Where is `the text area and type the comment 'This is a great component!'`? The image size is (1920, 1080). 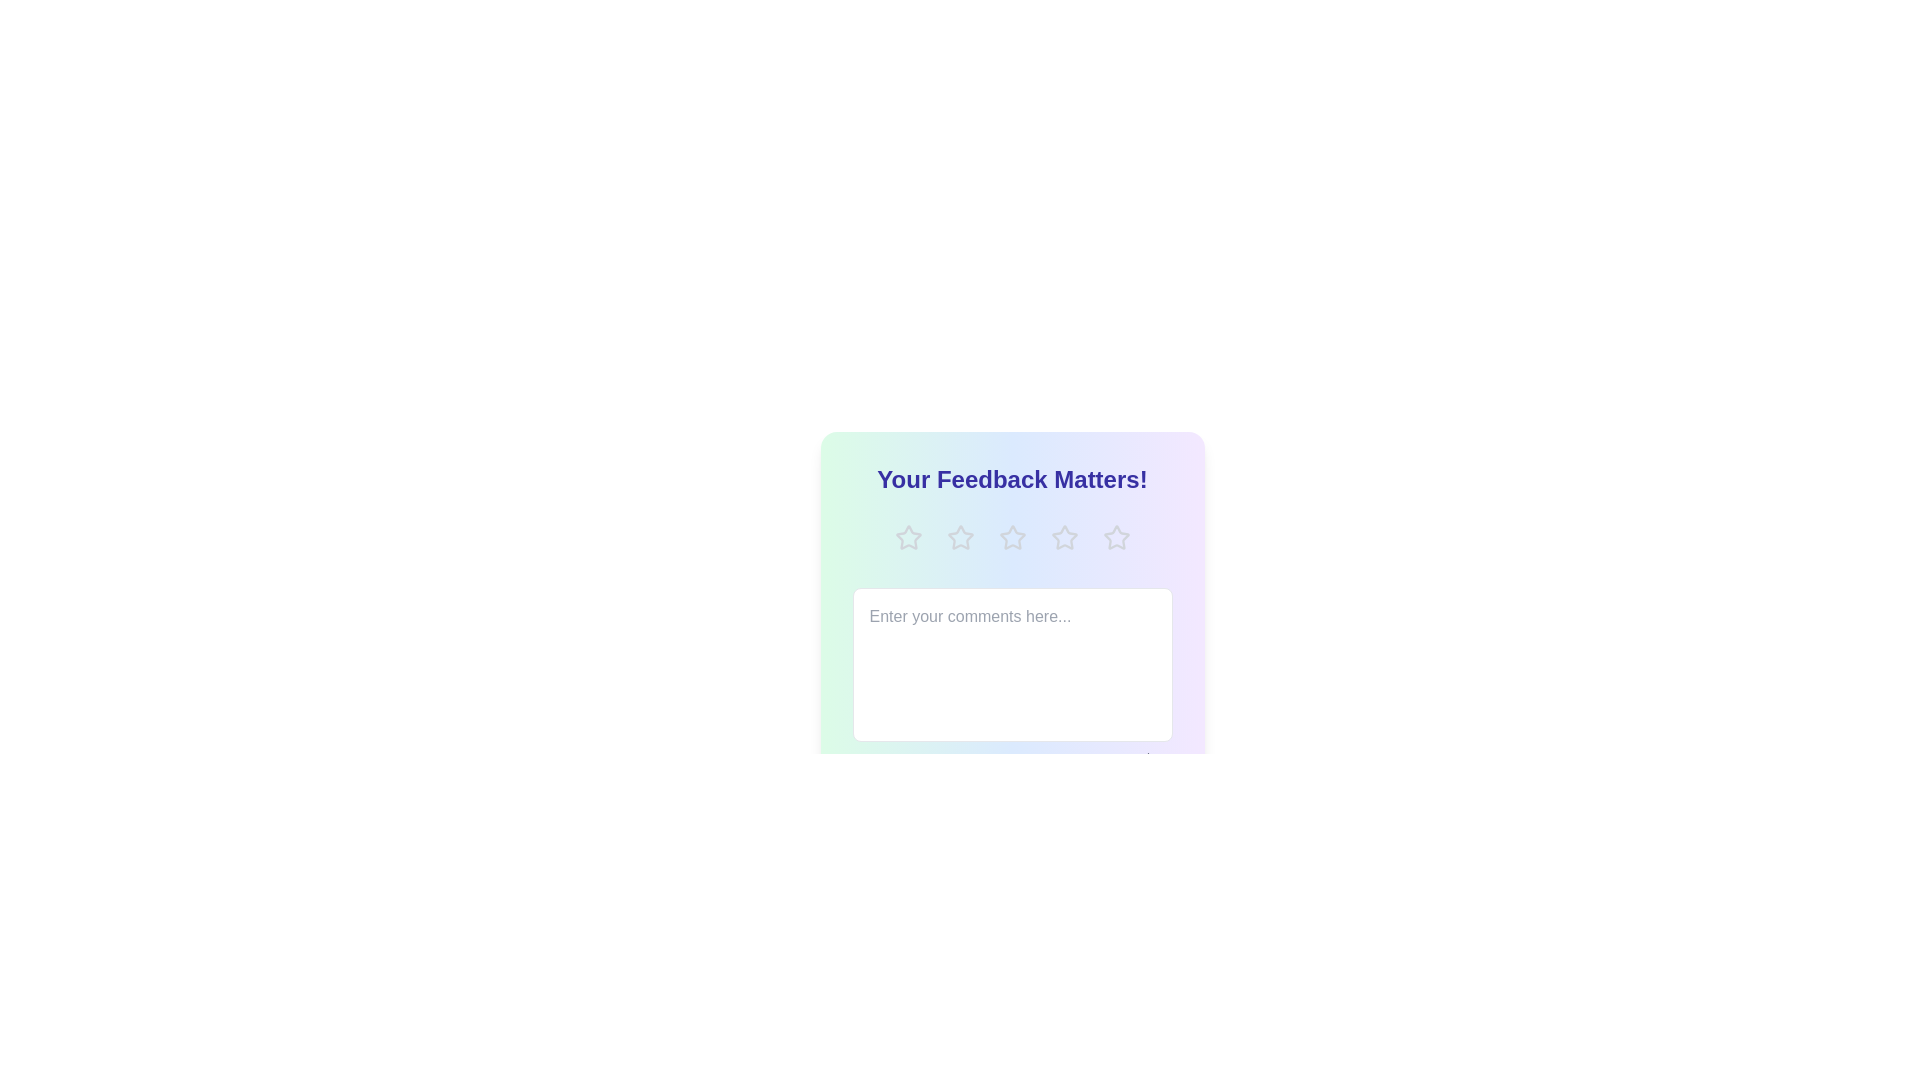
the text area and type the comment 'This is a great component!' is located at coordinates (1012, 664).